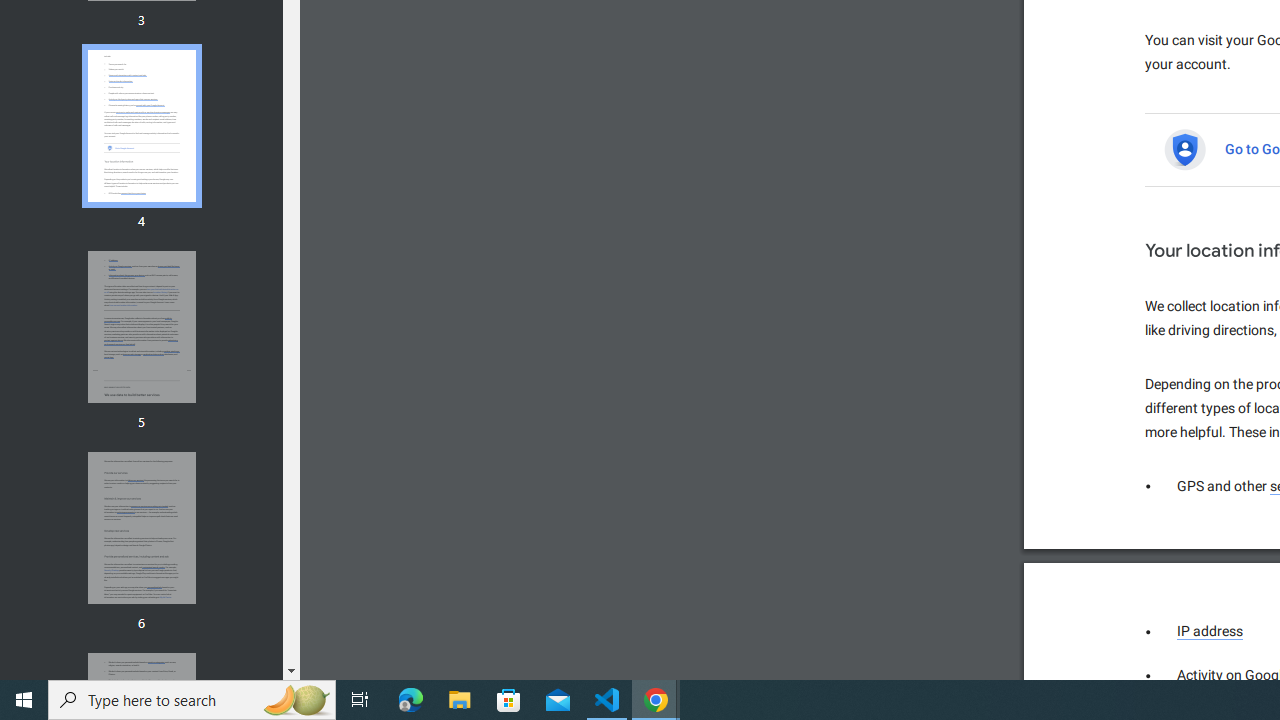 The width and height of the screenshot is (1280, 720). What do you see at coordinates (1209, 631) in the screenshot?
I see `'IP address'` at bounding box center [1209, 631].